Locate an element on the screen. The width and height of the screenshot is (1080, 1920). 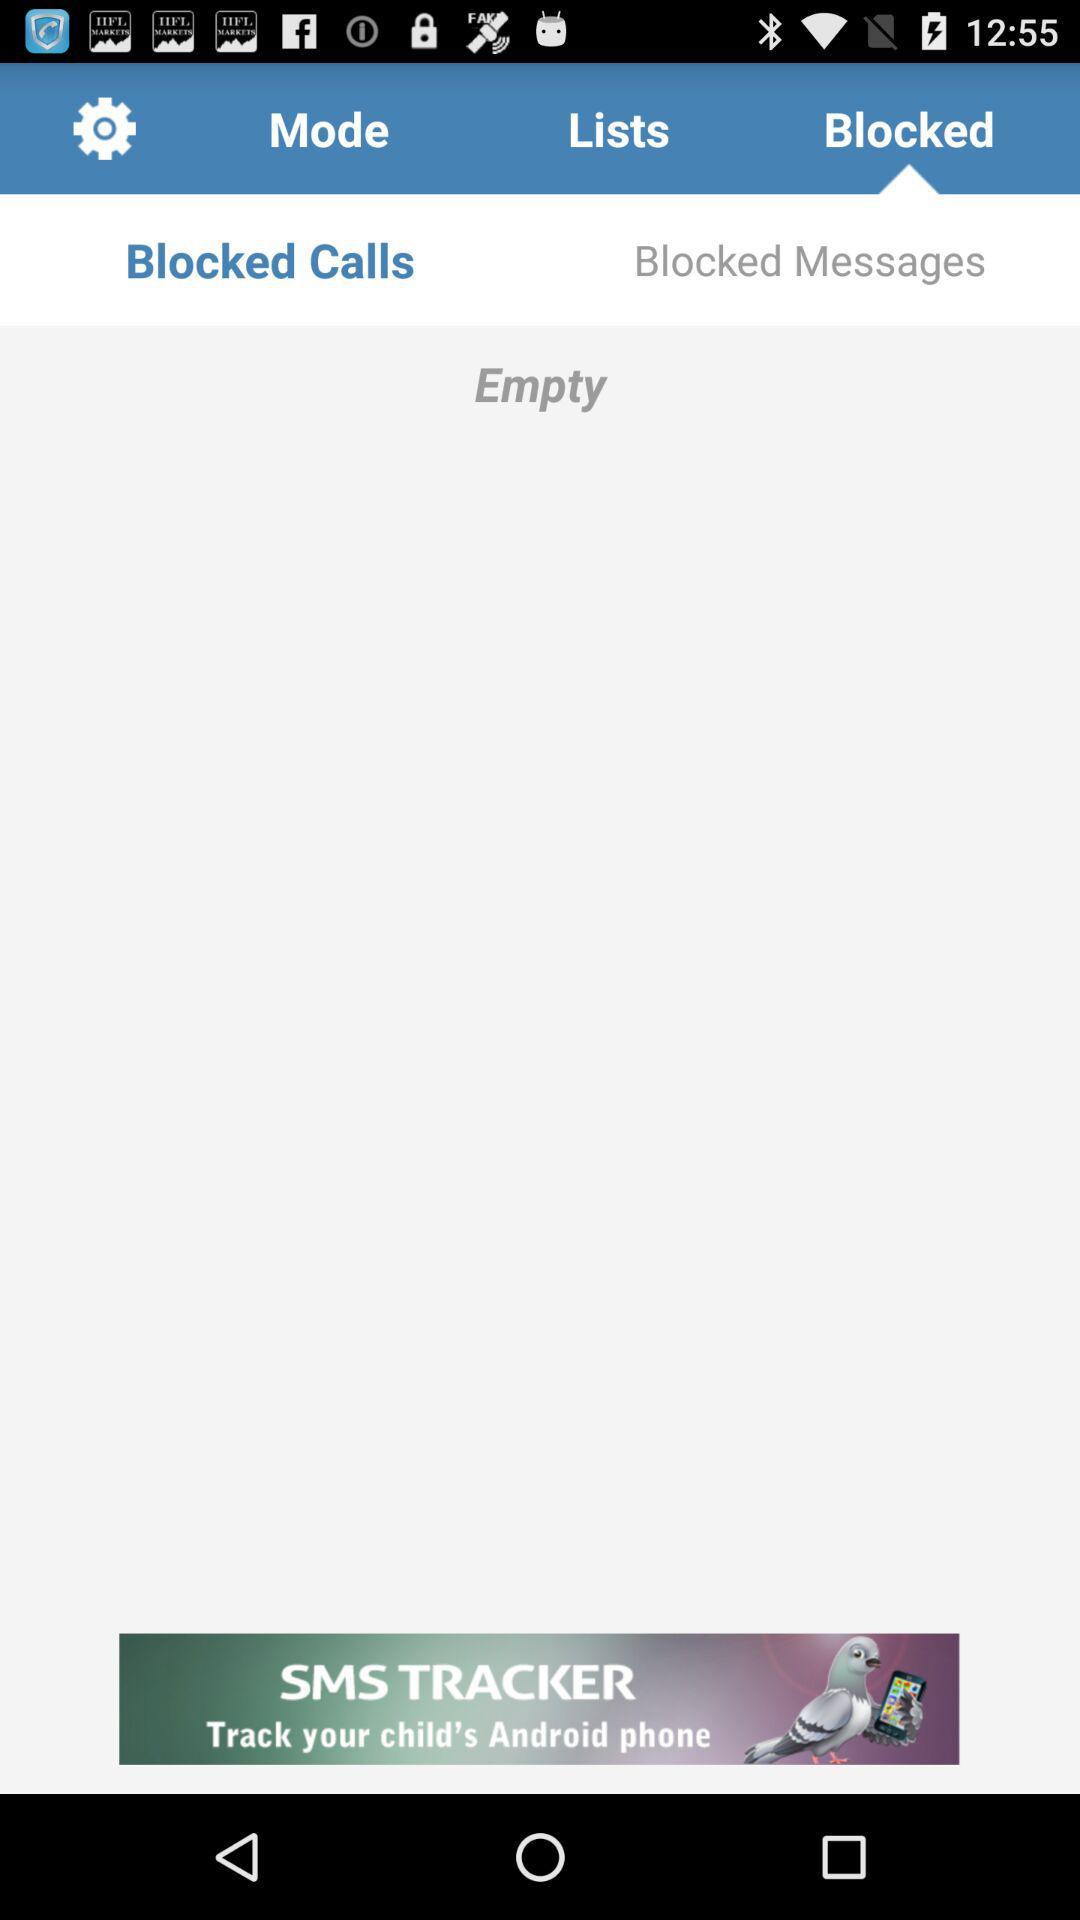
the icon below the lists app is located at coordinates (810, 258).